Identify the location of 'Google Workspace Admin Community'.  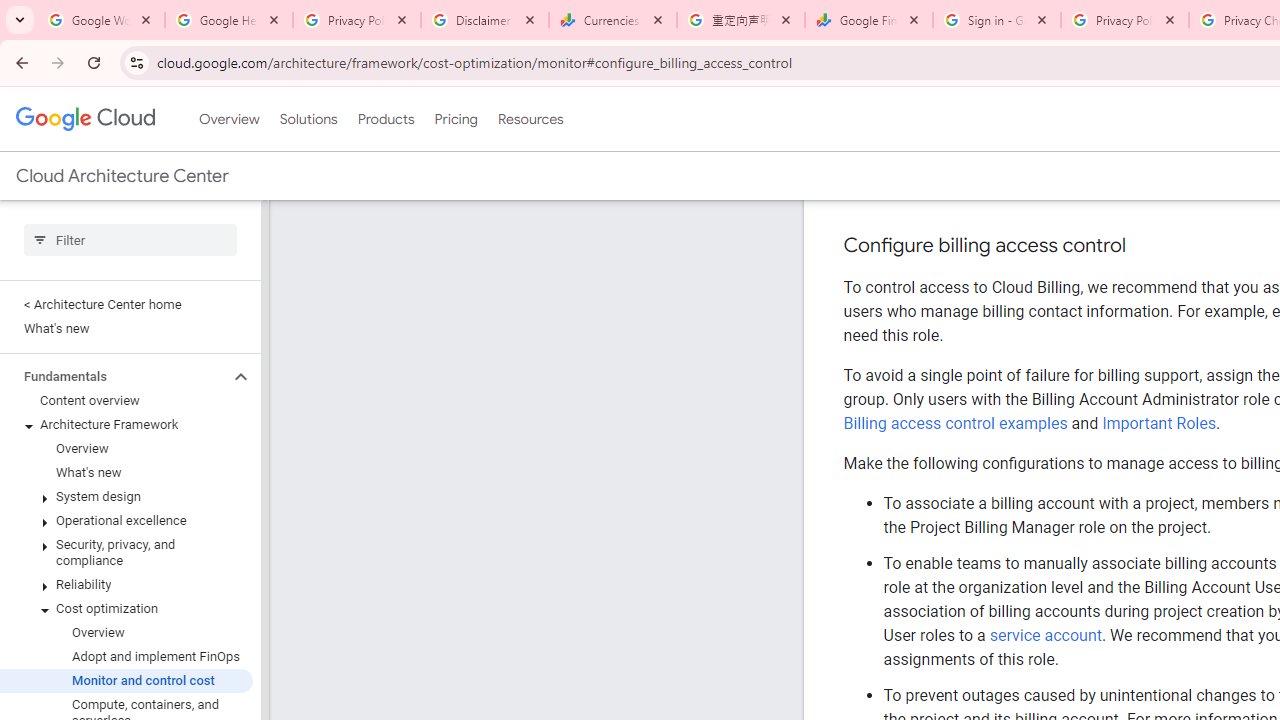
(100, 20).